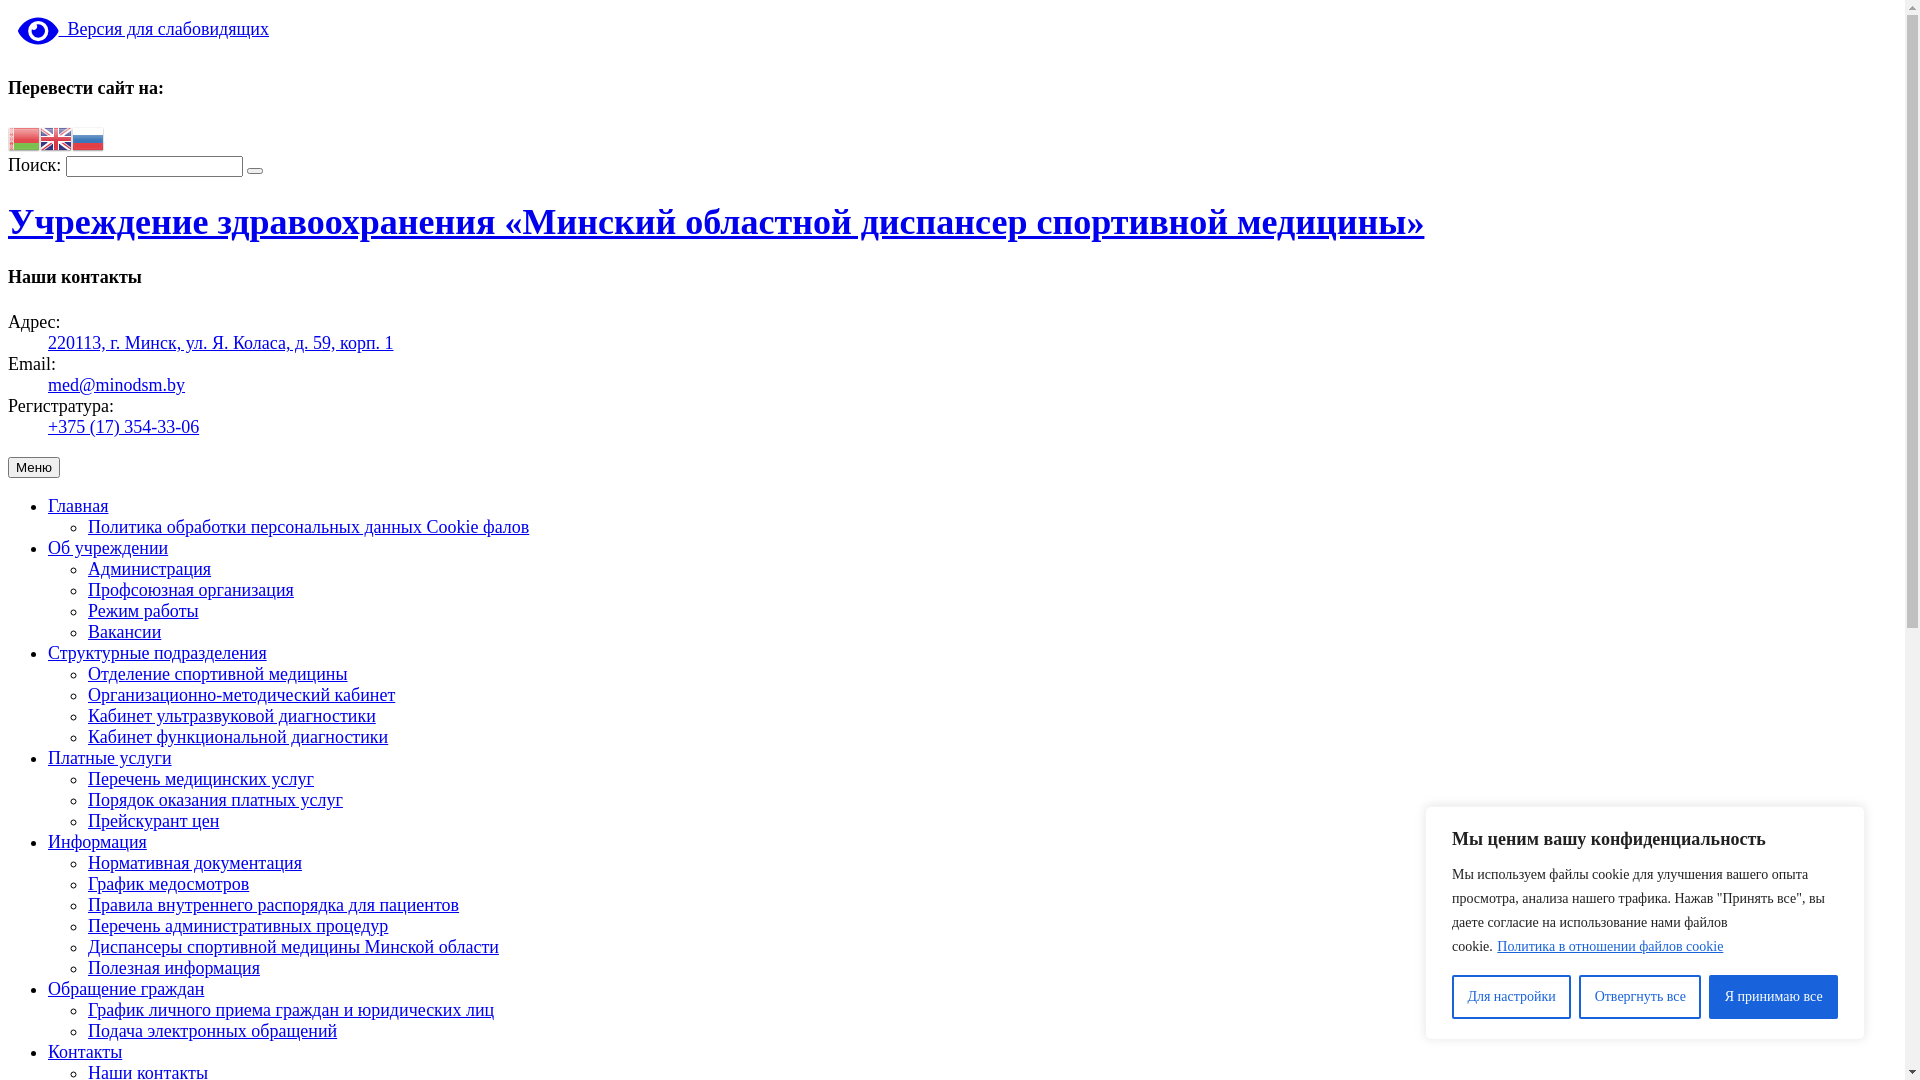 The image size is (1920, 1080). What do you see at coordinates (56, 136) in the screenshot?
I see `'English'` at bounding box center [56, 136].